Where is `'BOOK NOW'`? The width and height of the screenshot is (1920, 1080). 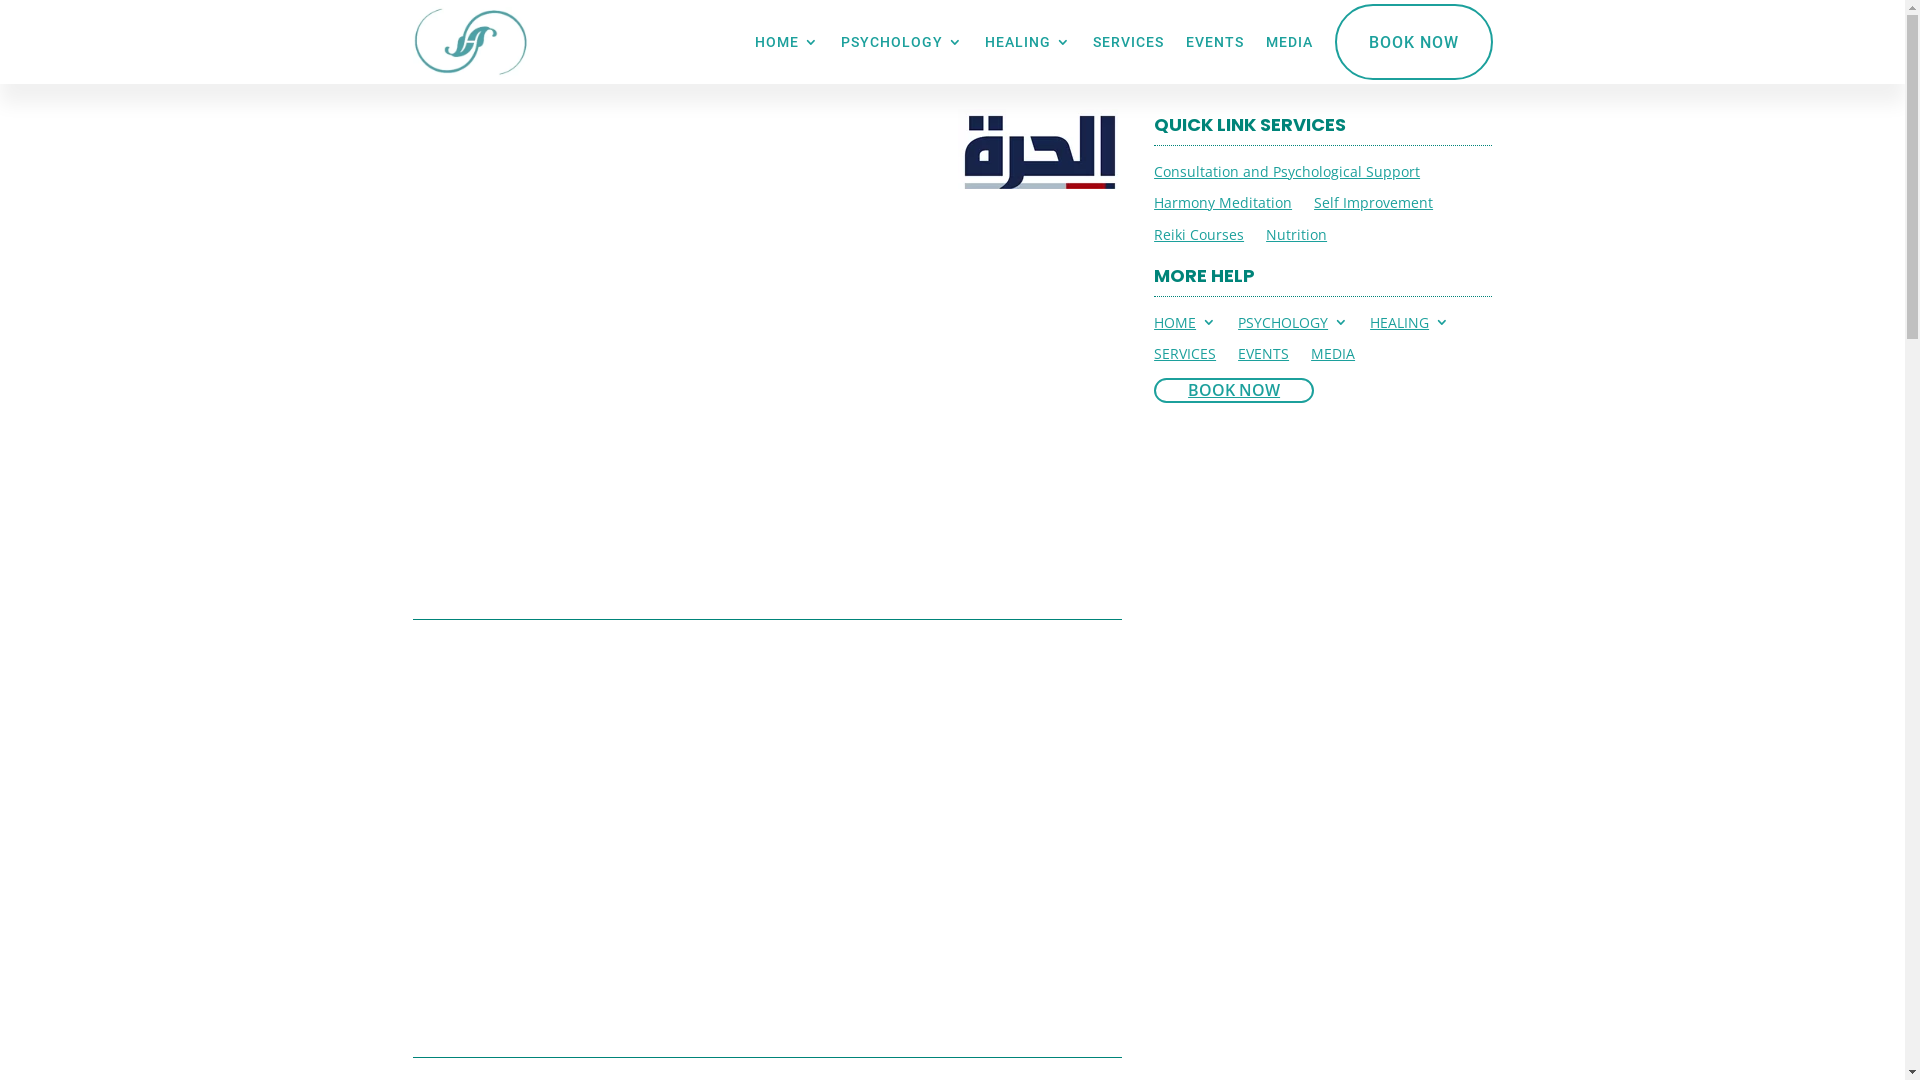 'BOOK NOW' is located at coordinates (1232, 390).